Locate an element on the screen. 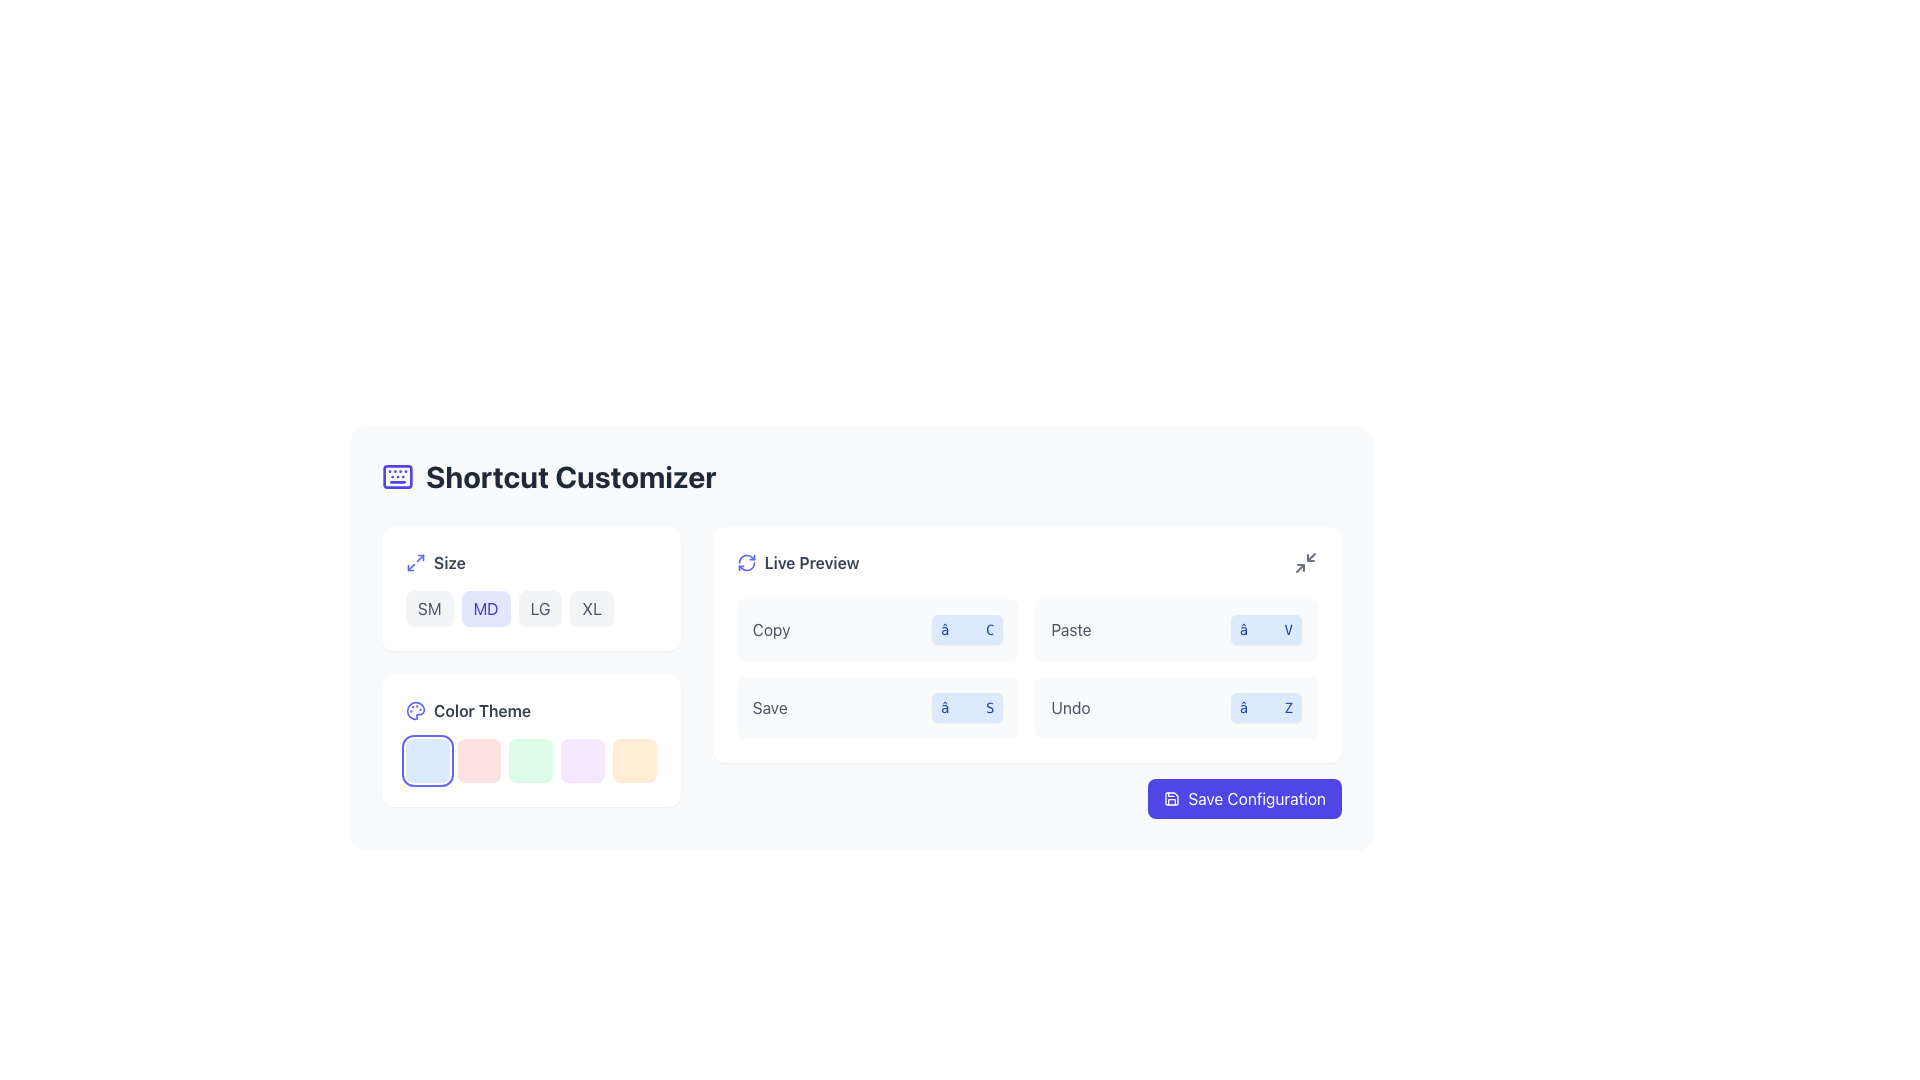 This screenshot has width=1920, height=1080. the fourth button with a light purple background in the 'Color Theme' configuration section is located at coordinates (582, 760).